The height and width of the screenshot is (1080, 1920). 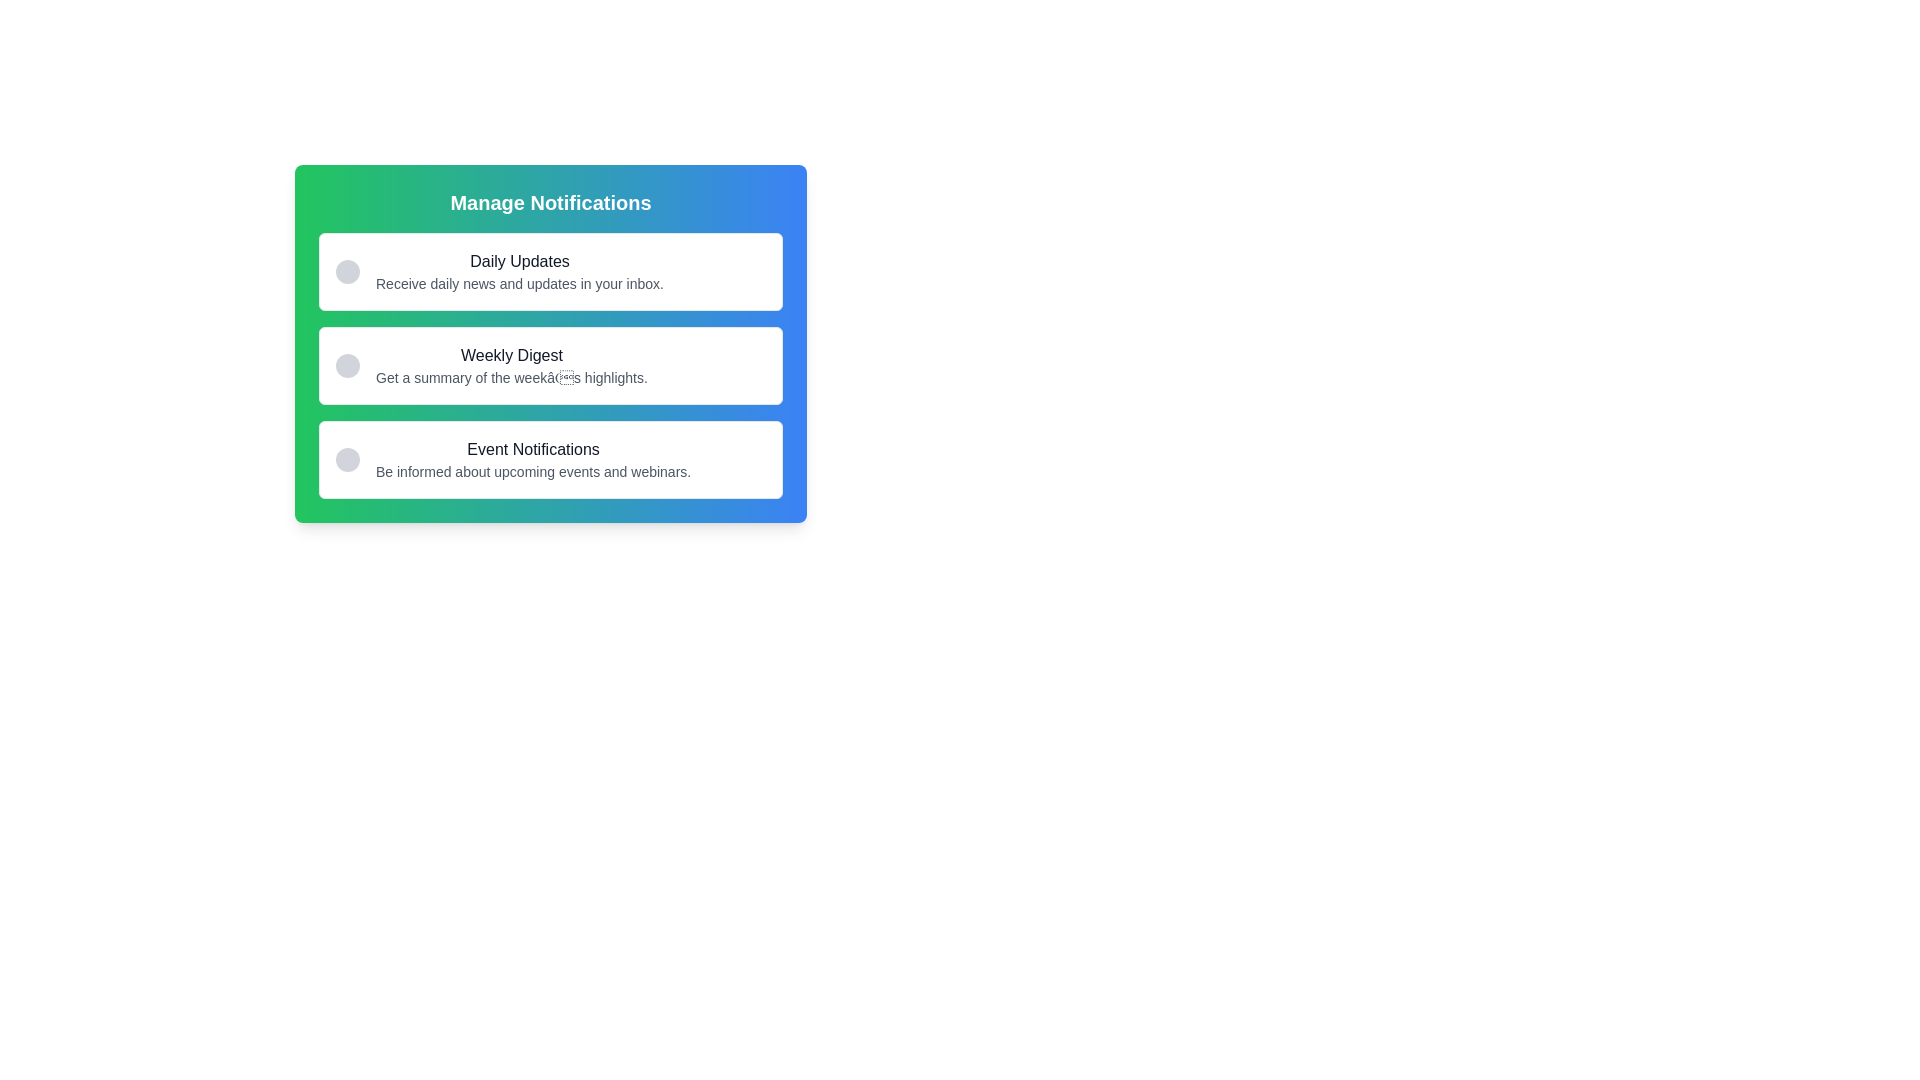 What do you see at coordinates (511, 354) in the screenshot?
I see `the Text Label that describes the notification option in the 'Manage Notifications' section, positioned between 'Daily Updates' and 'Event Notifications'` at bounding box center [511, 354].